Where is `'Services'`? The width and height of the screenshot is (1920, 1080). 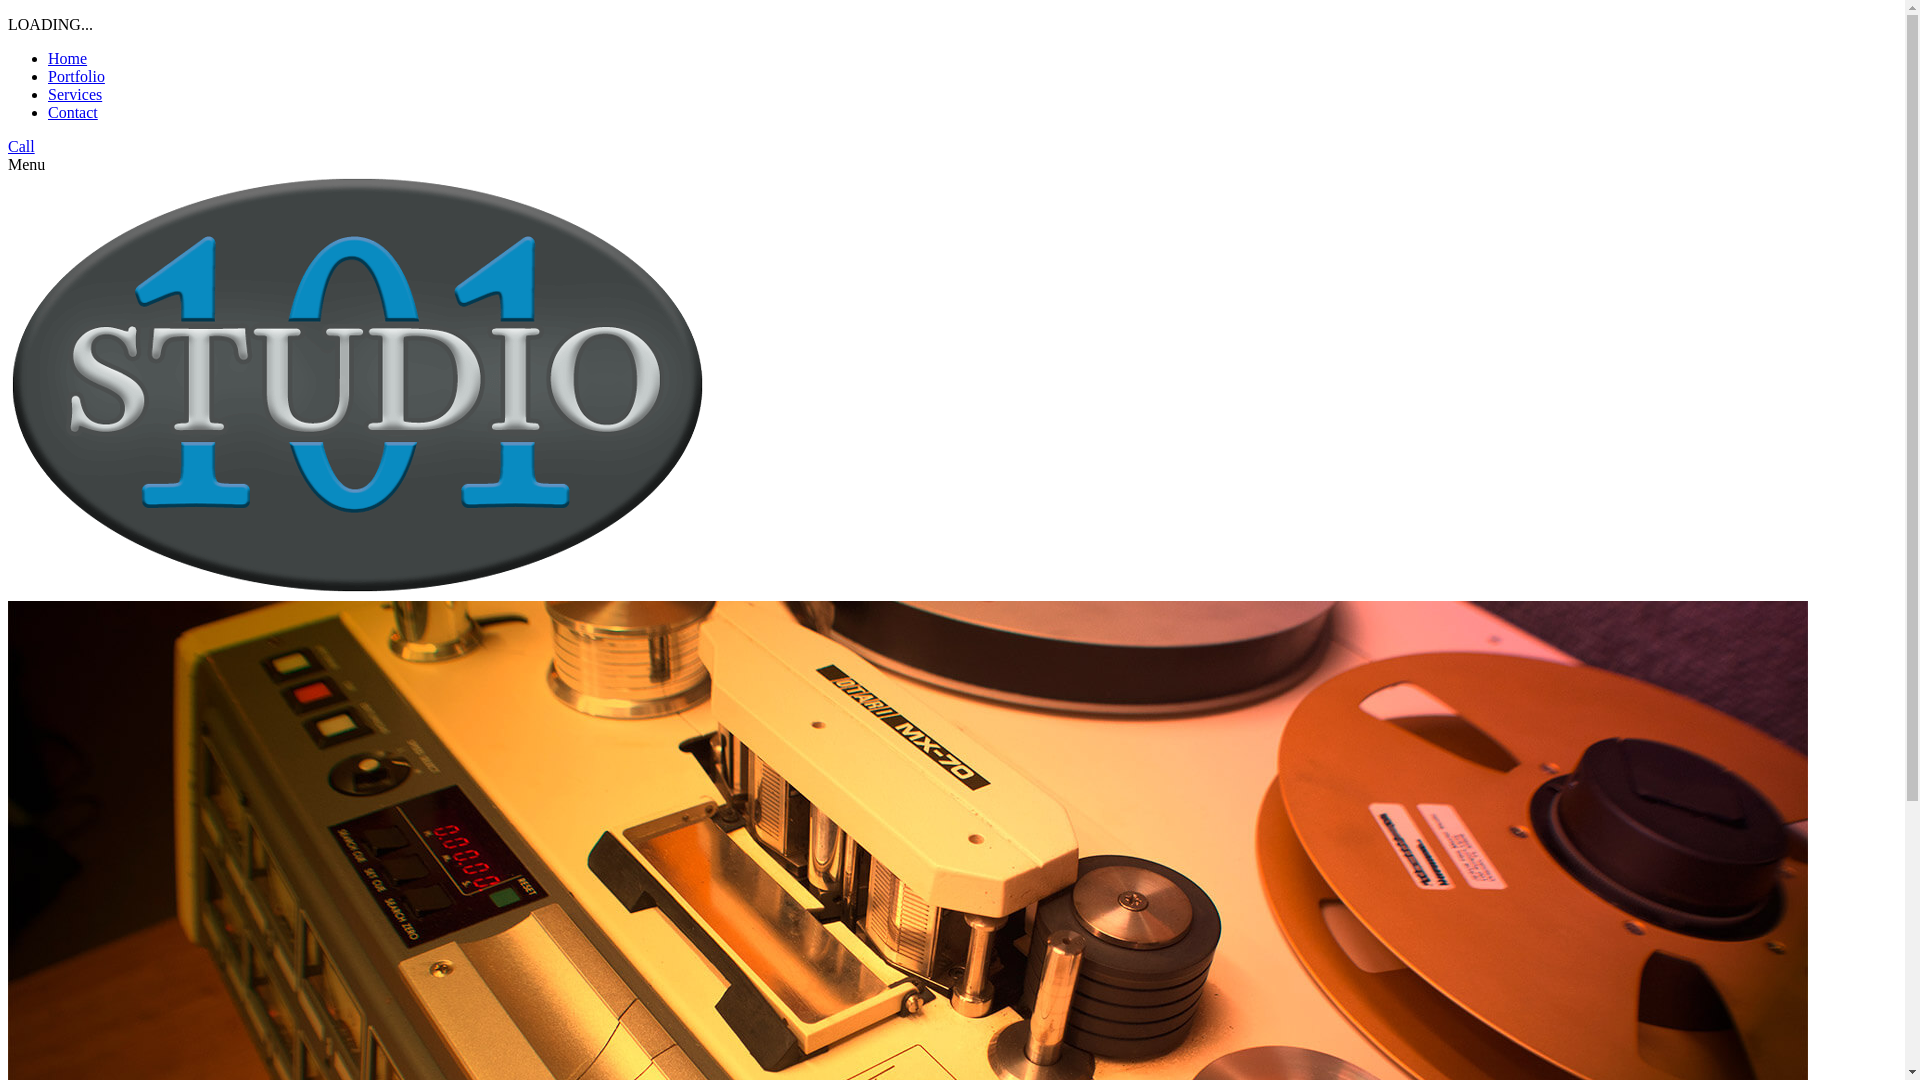
'Services' is located at coordinates (75, 94).